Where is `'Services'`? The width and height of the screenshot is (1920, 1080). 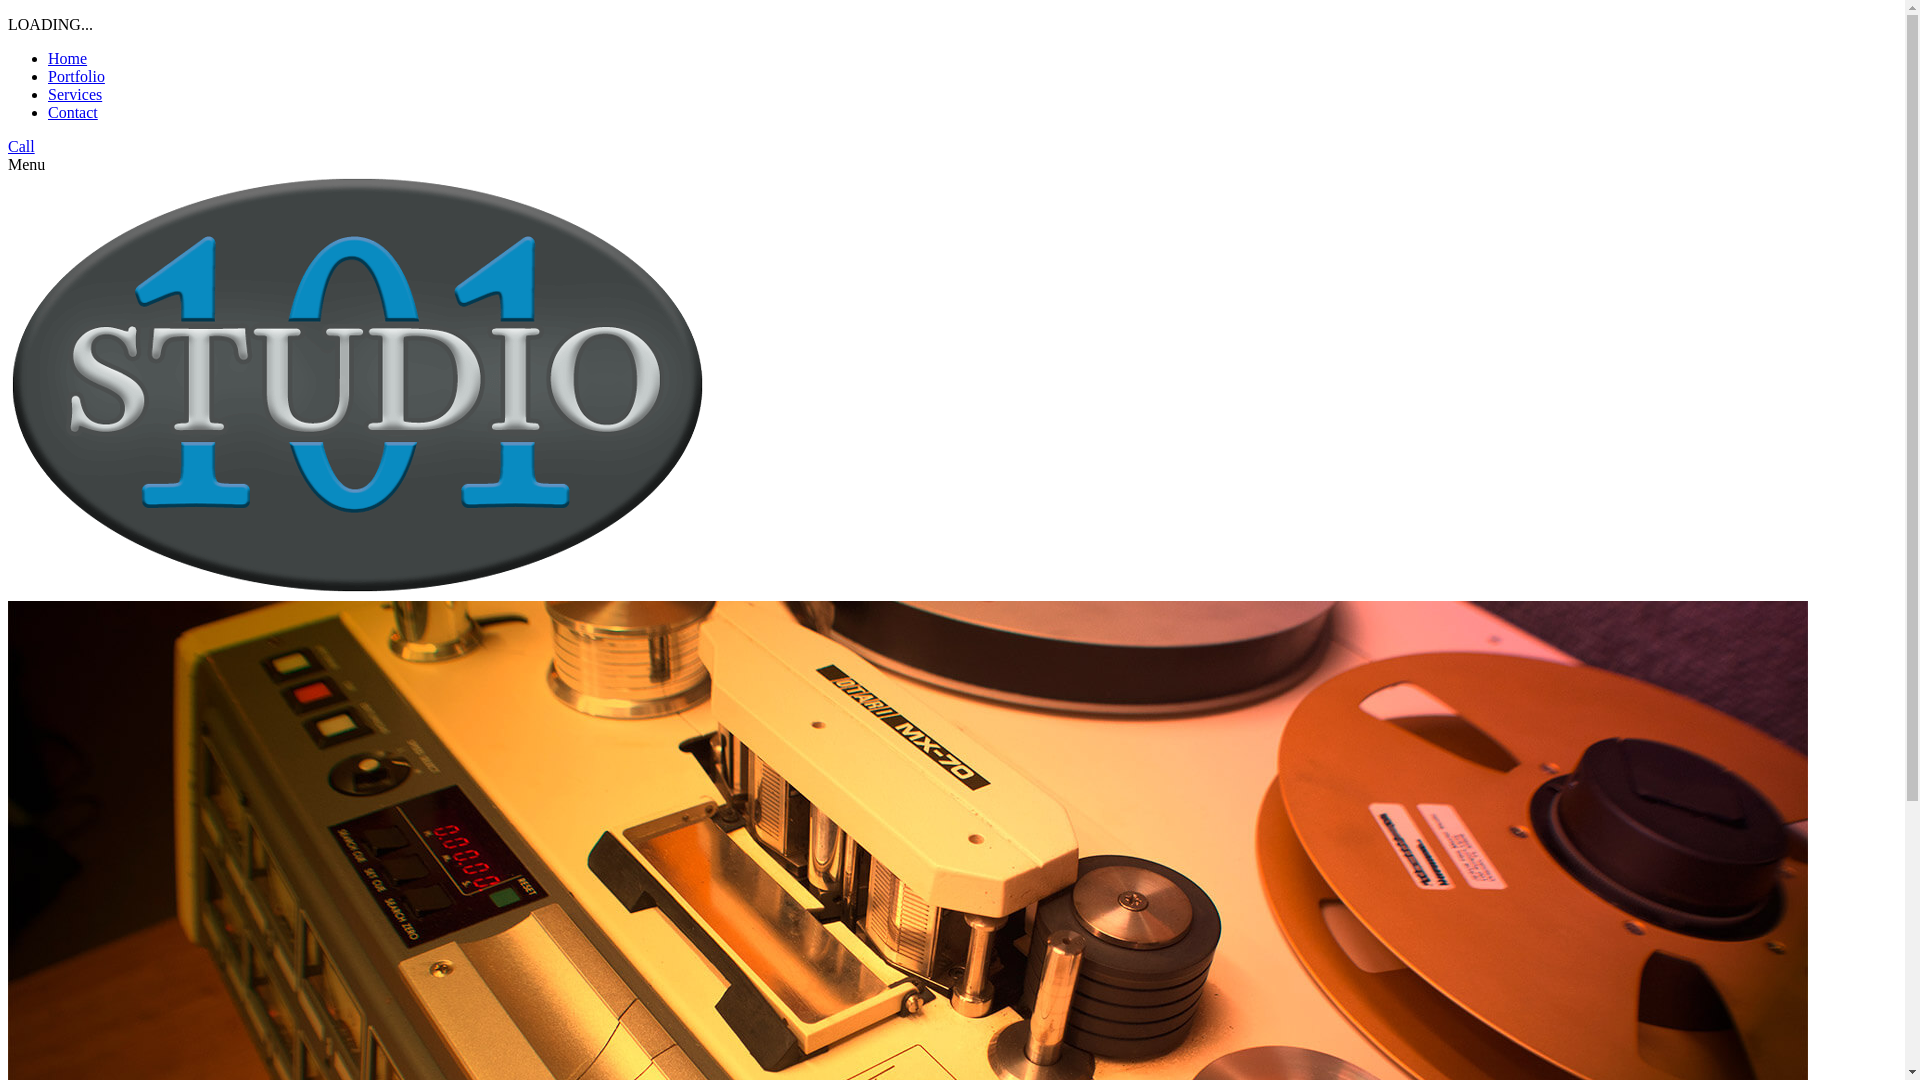
'Services' is located at coordinates (75, 94).